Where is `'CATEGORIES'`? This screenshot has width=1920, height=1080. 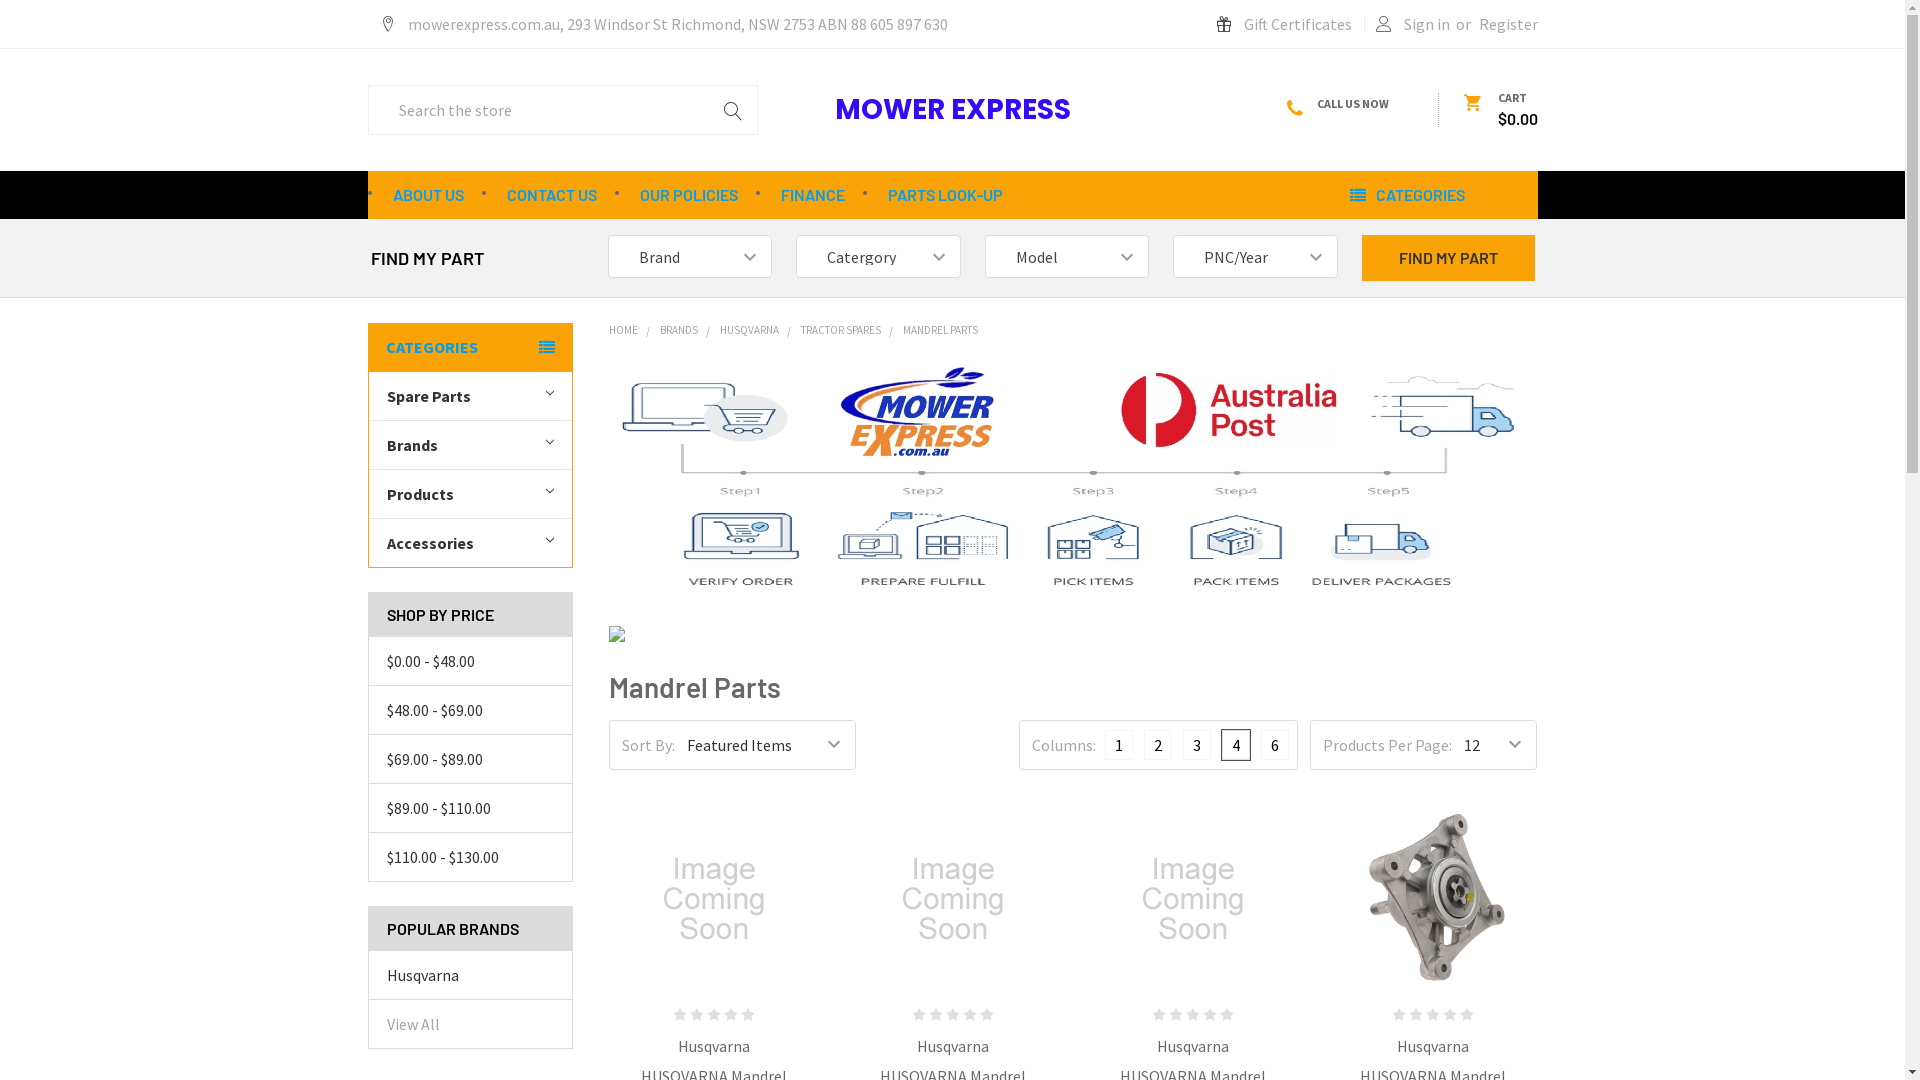 'CATEGORIES' is located at coordinates (1433, 195).